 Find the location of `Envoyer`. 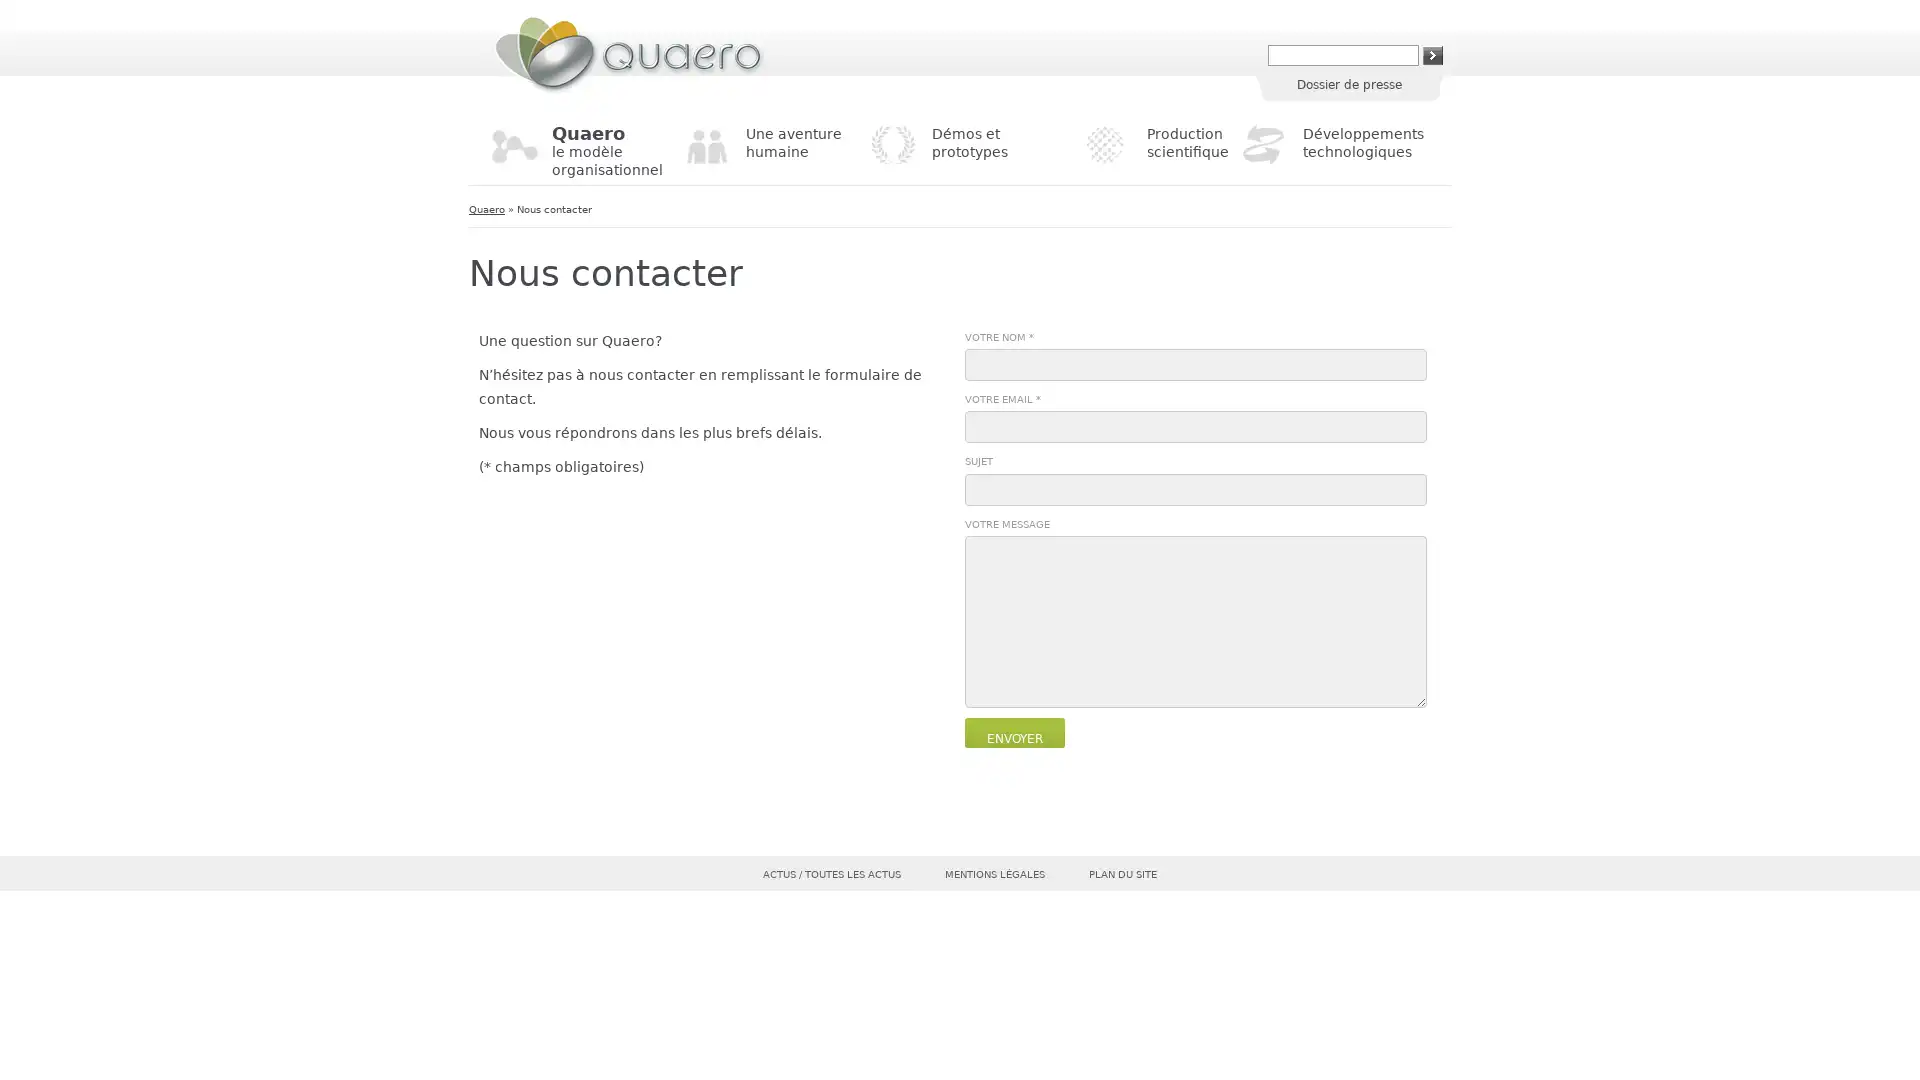

Envoyer is located at coordinates (1014, 732).